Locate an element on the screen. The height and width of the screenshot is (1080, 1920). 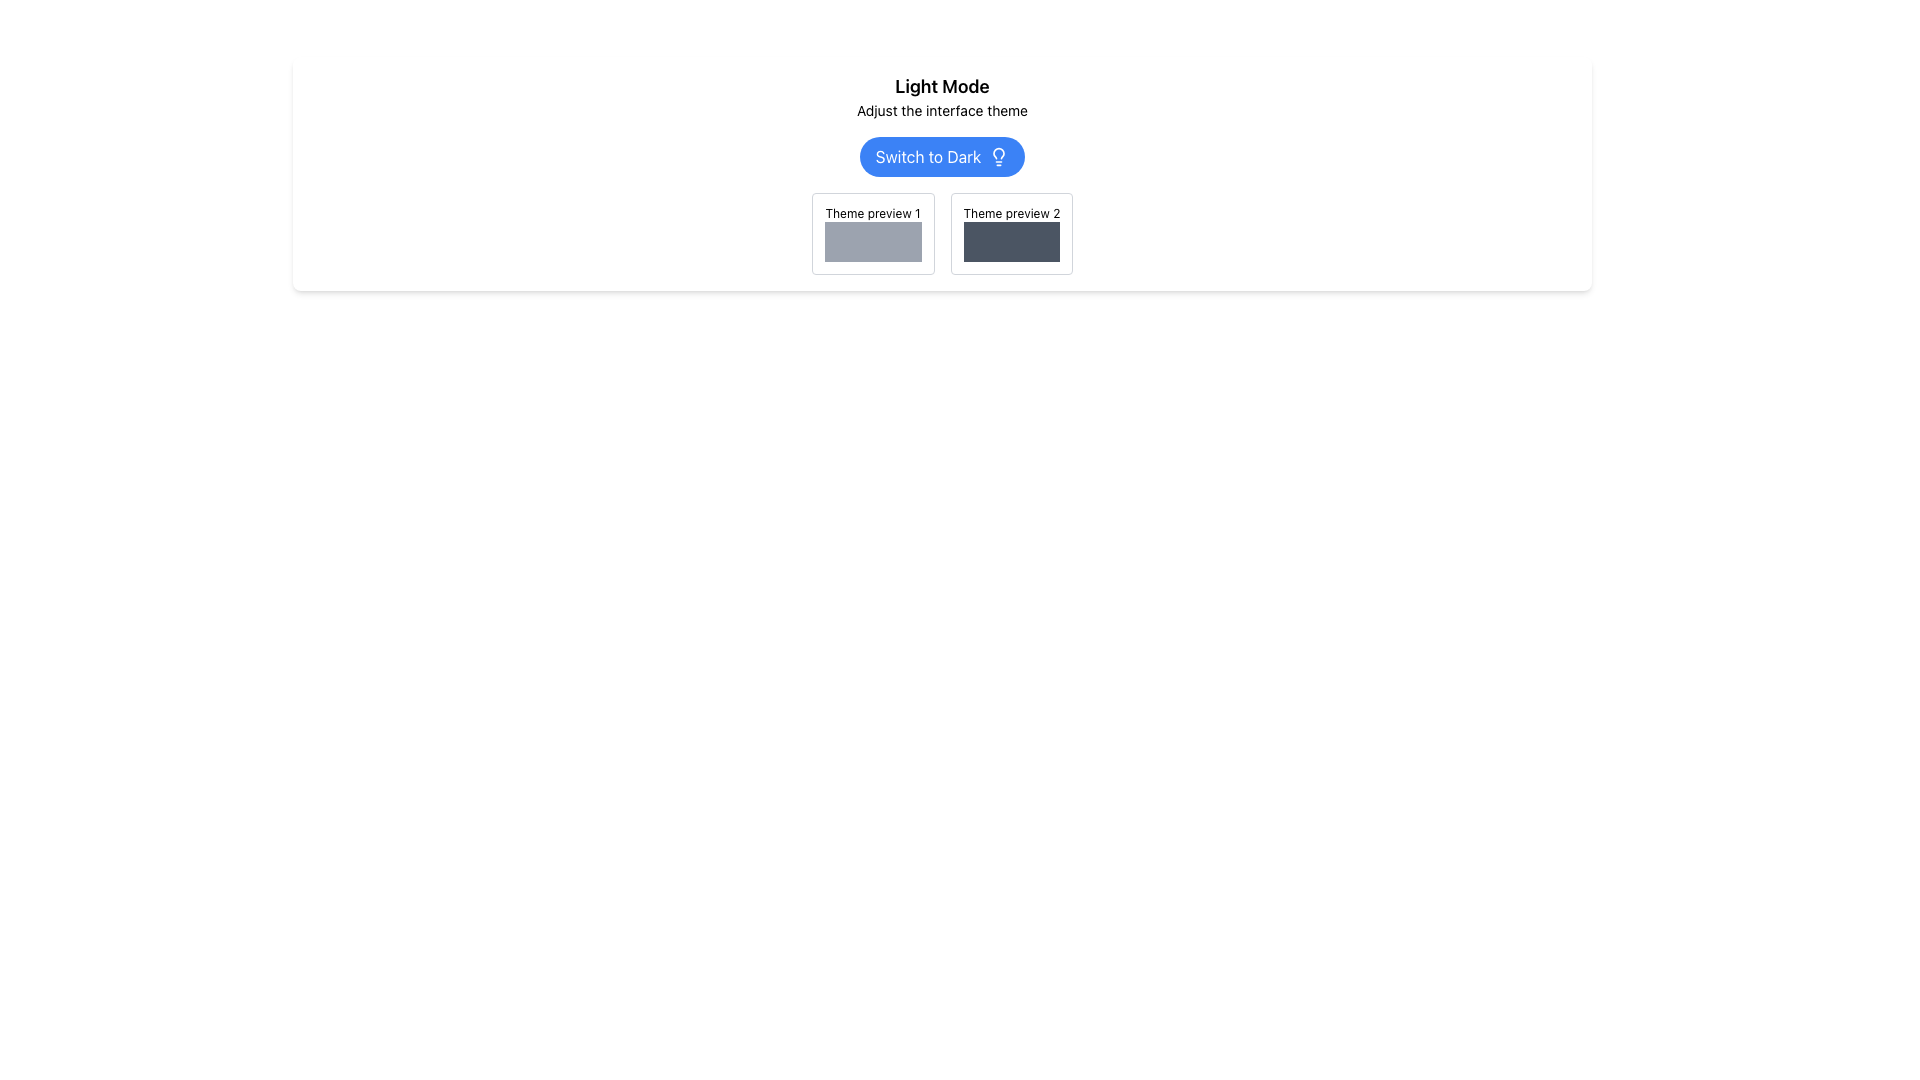
the text label reading 'Switch to Dark' which is styled within a rounded blue button located below the title 'Light Mode' and above the theme preview options is located at coordinates (927, 156).